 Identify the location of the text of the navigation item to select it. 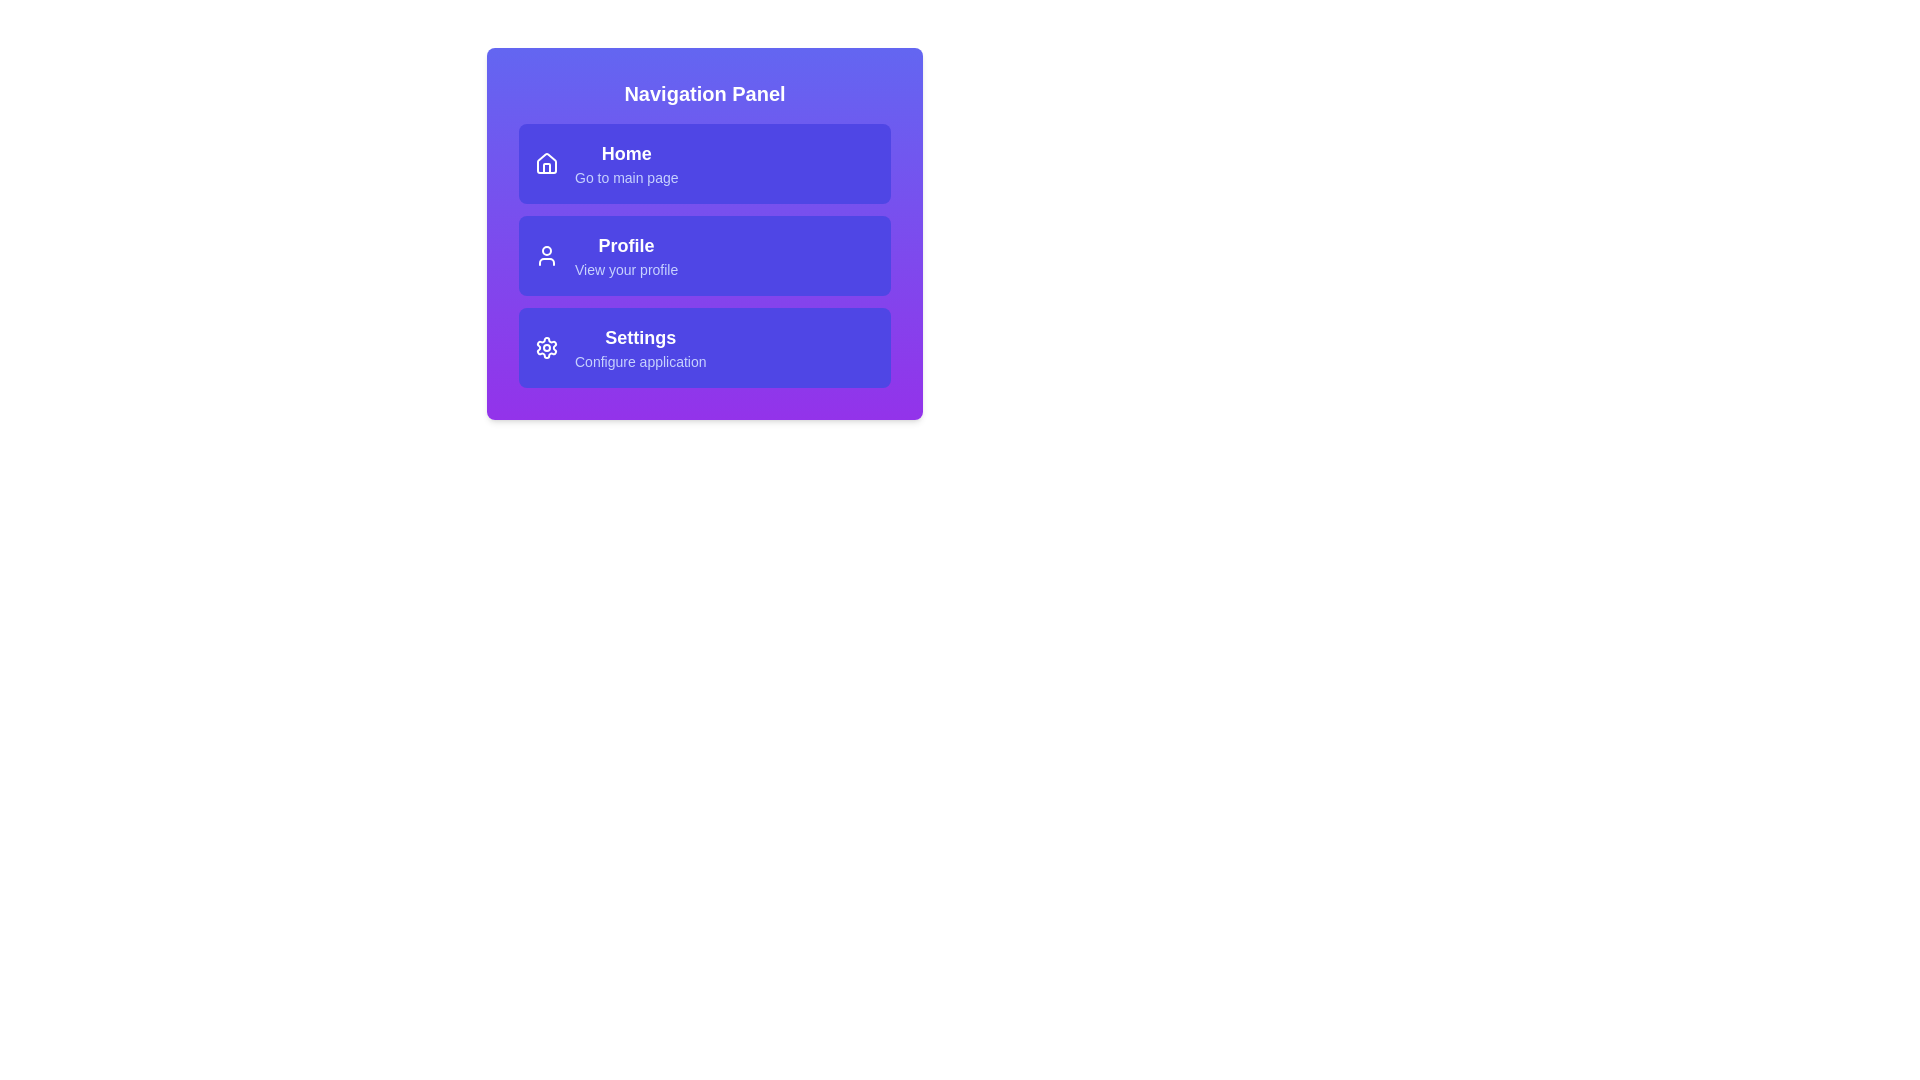
(625, 153).